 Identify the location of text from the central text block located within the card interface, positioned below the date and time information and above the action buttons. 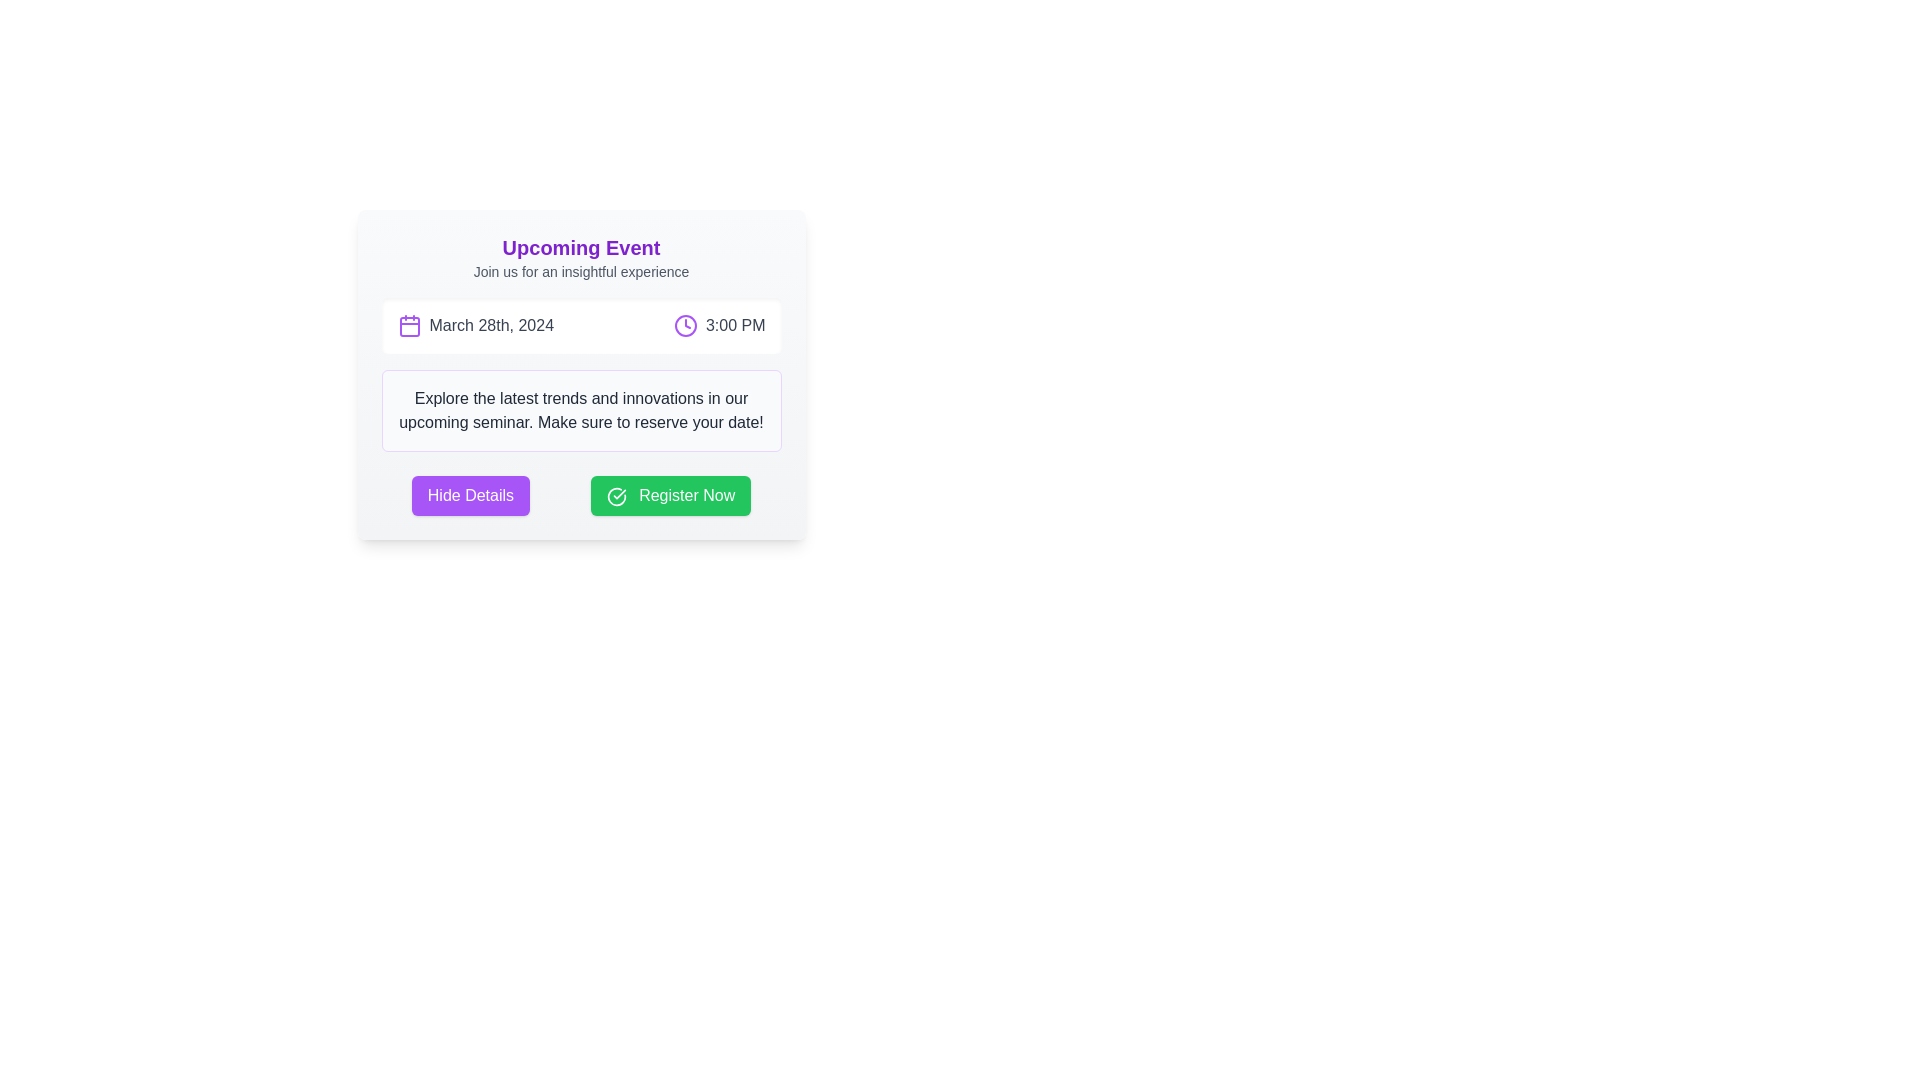
(580, 410).